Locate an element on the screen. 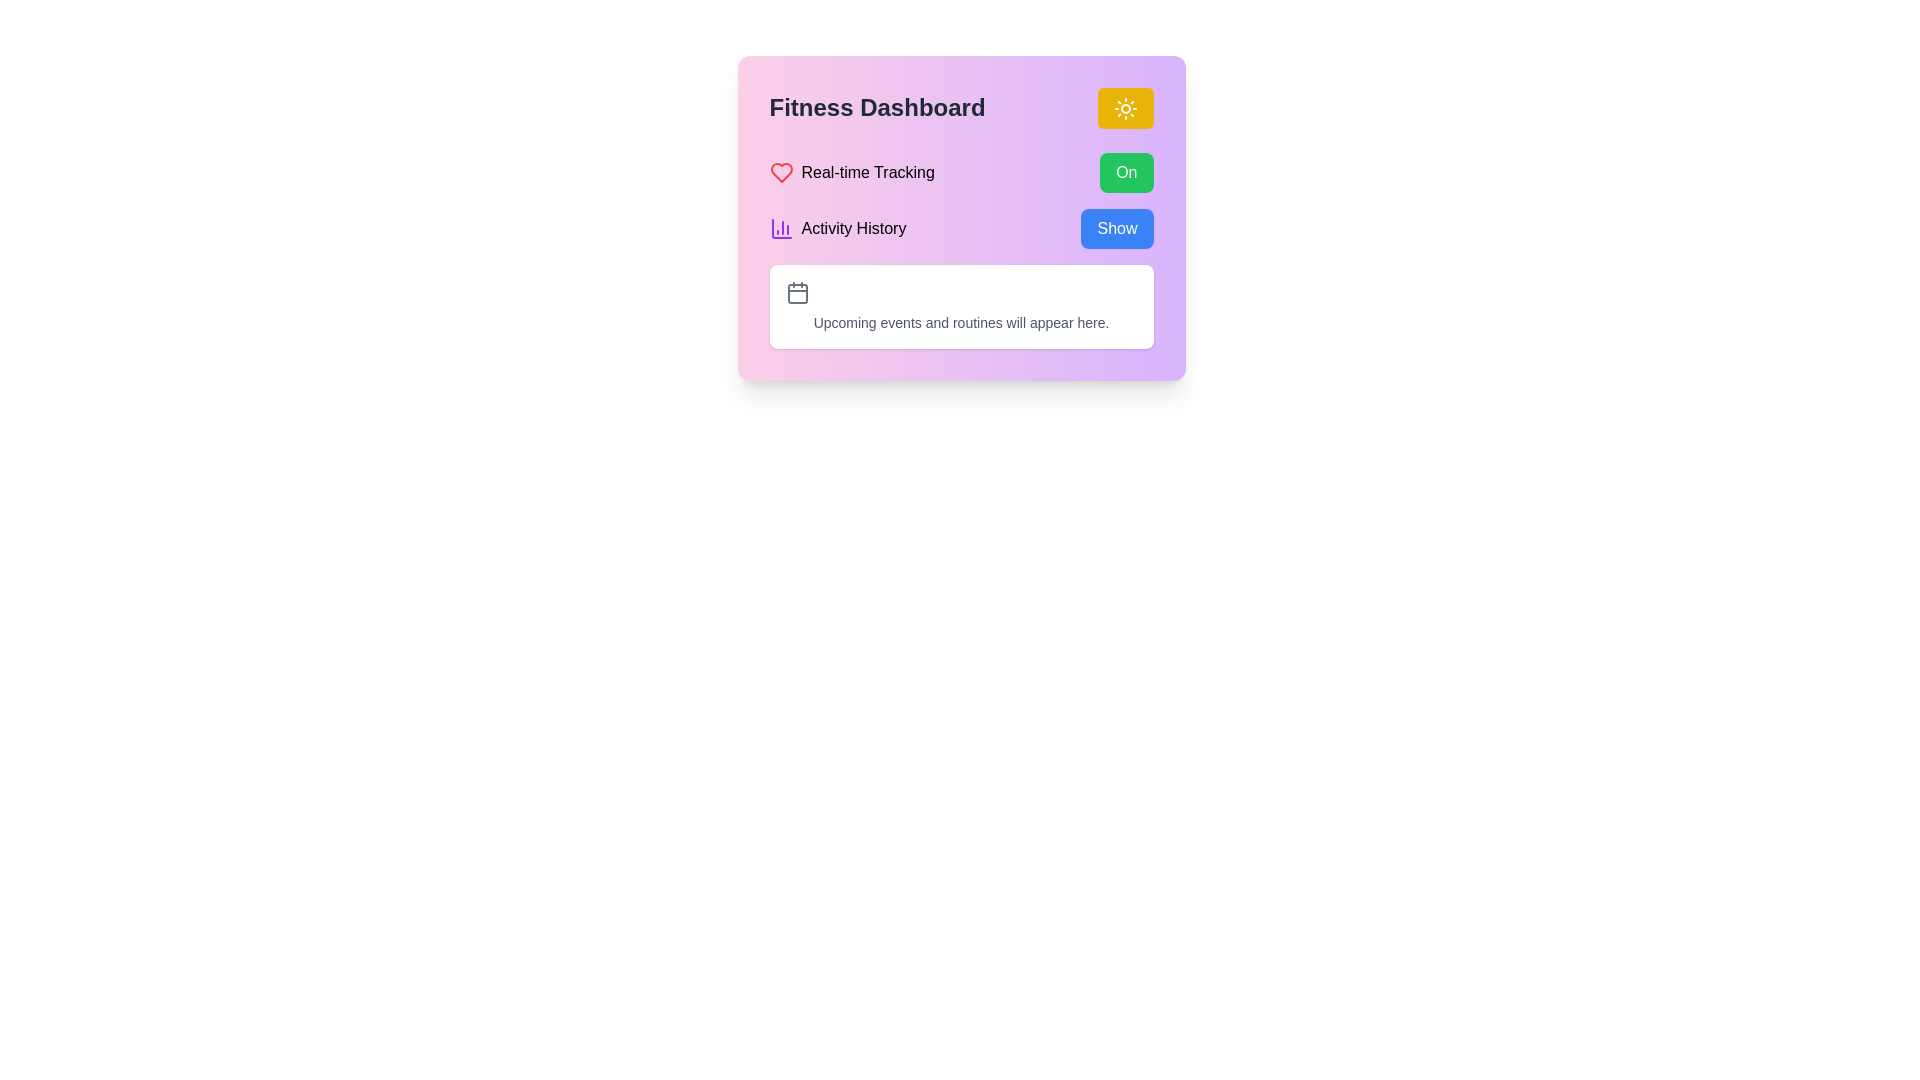  the button that toggles the visibility of 'Activity History' is located at coordinates (1116, 227).